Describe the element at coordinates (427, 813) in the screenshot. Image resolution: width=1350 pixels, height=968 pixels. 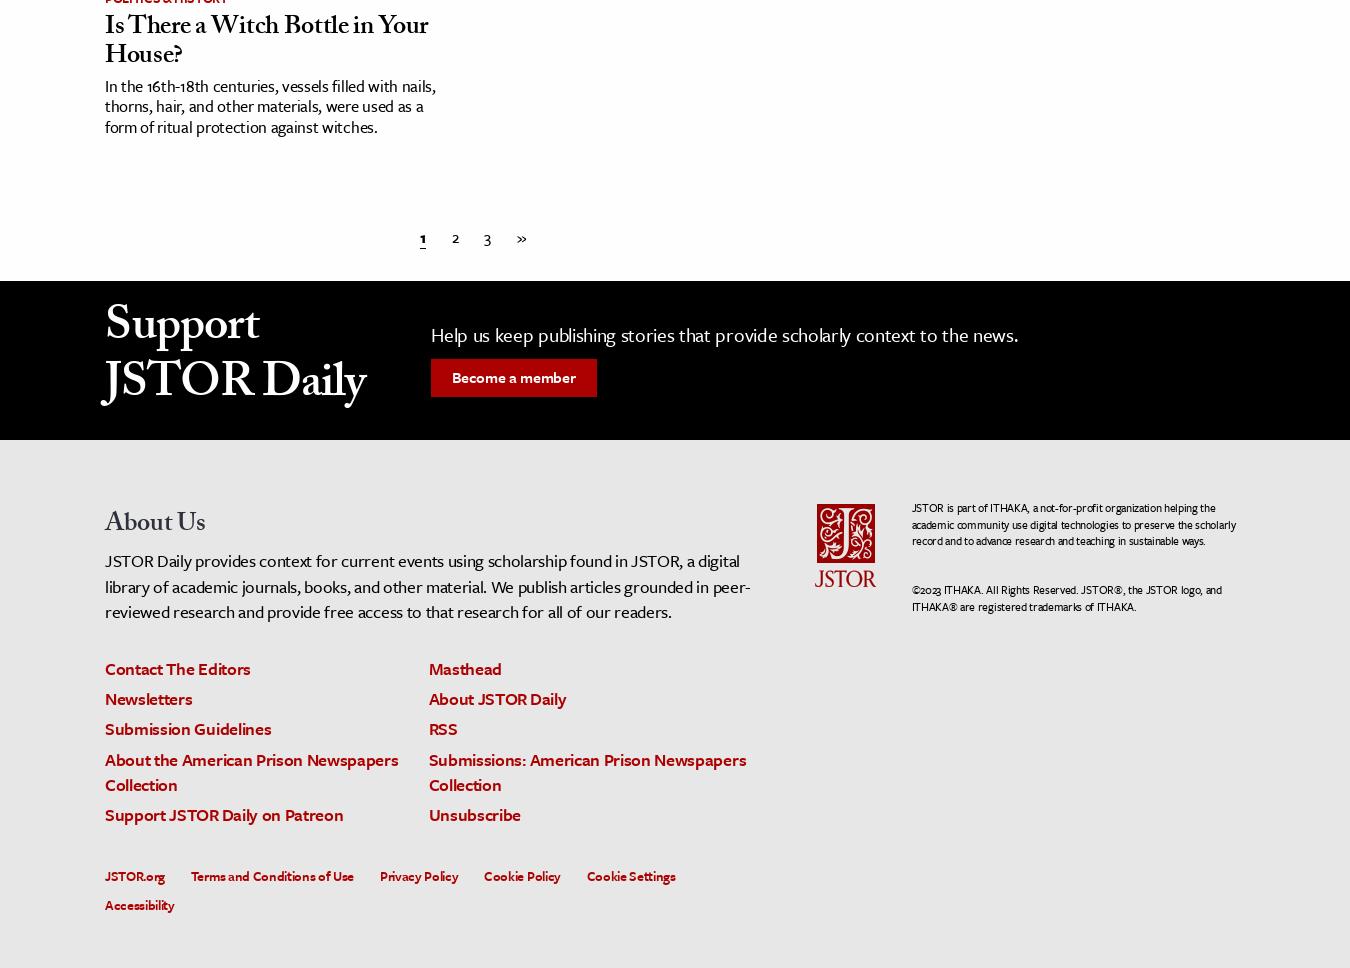
I see `'Unsubscribe'` at that location.